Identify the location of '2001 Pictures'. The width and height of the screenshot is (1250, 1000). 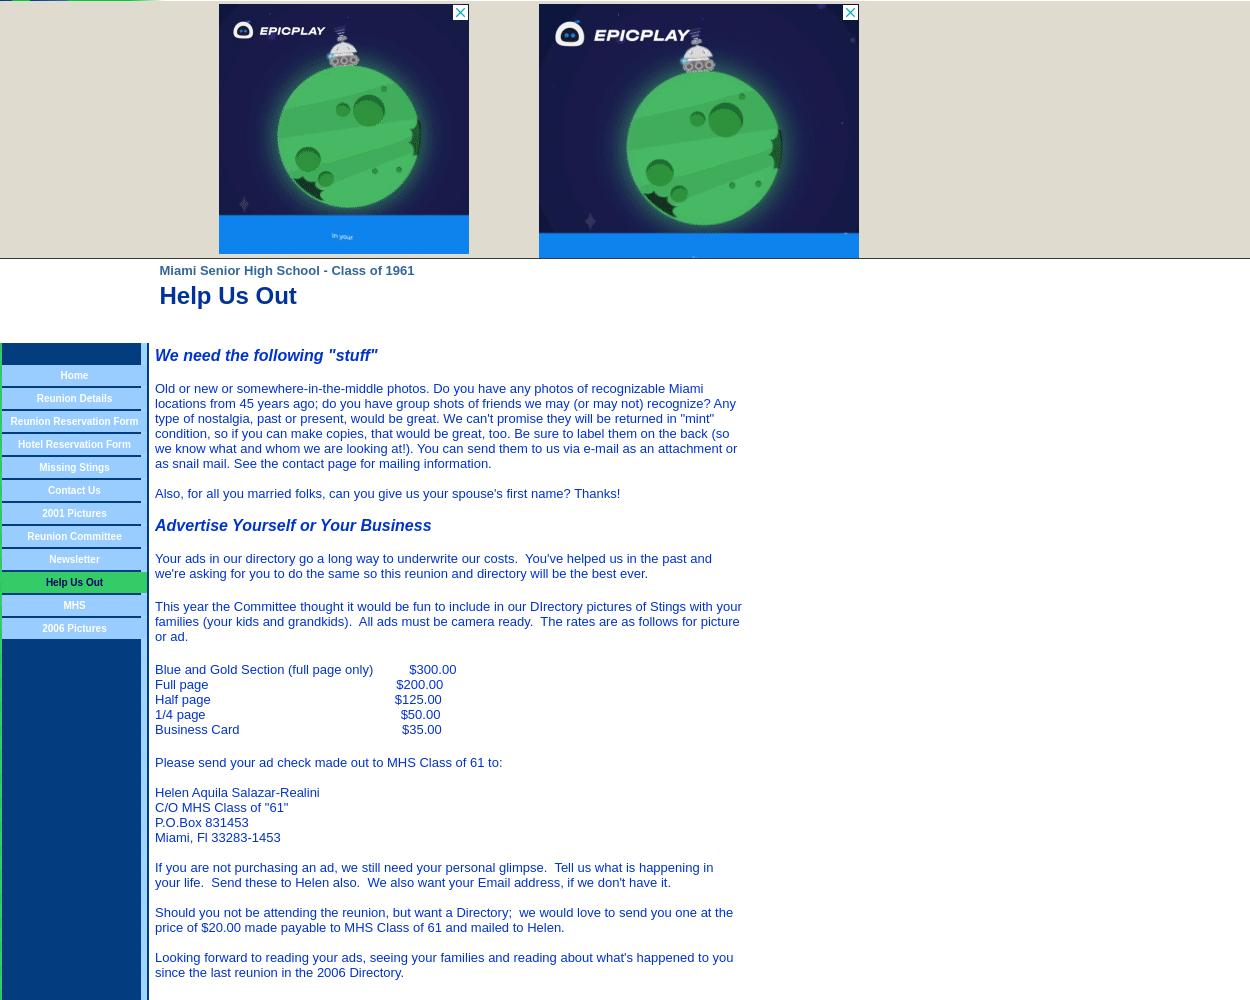
(73, 513).